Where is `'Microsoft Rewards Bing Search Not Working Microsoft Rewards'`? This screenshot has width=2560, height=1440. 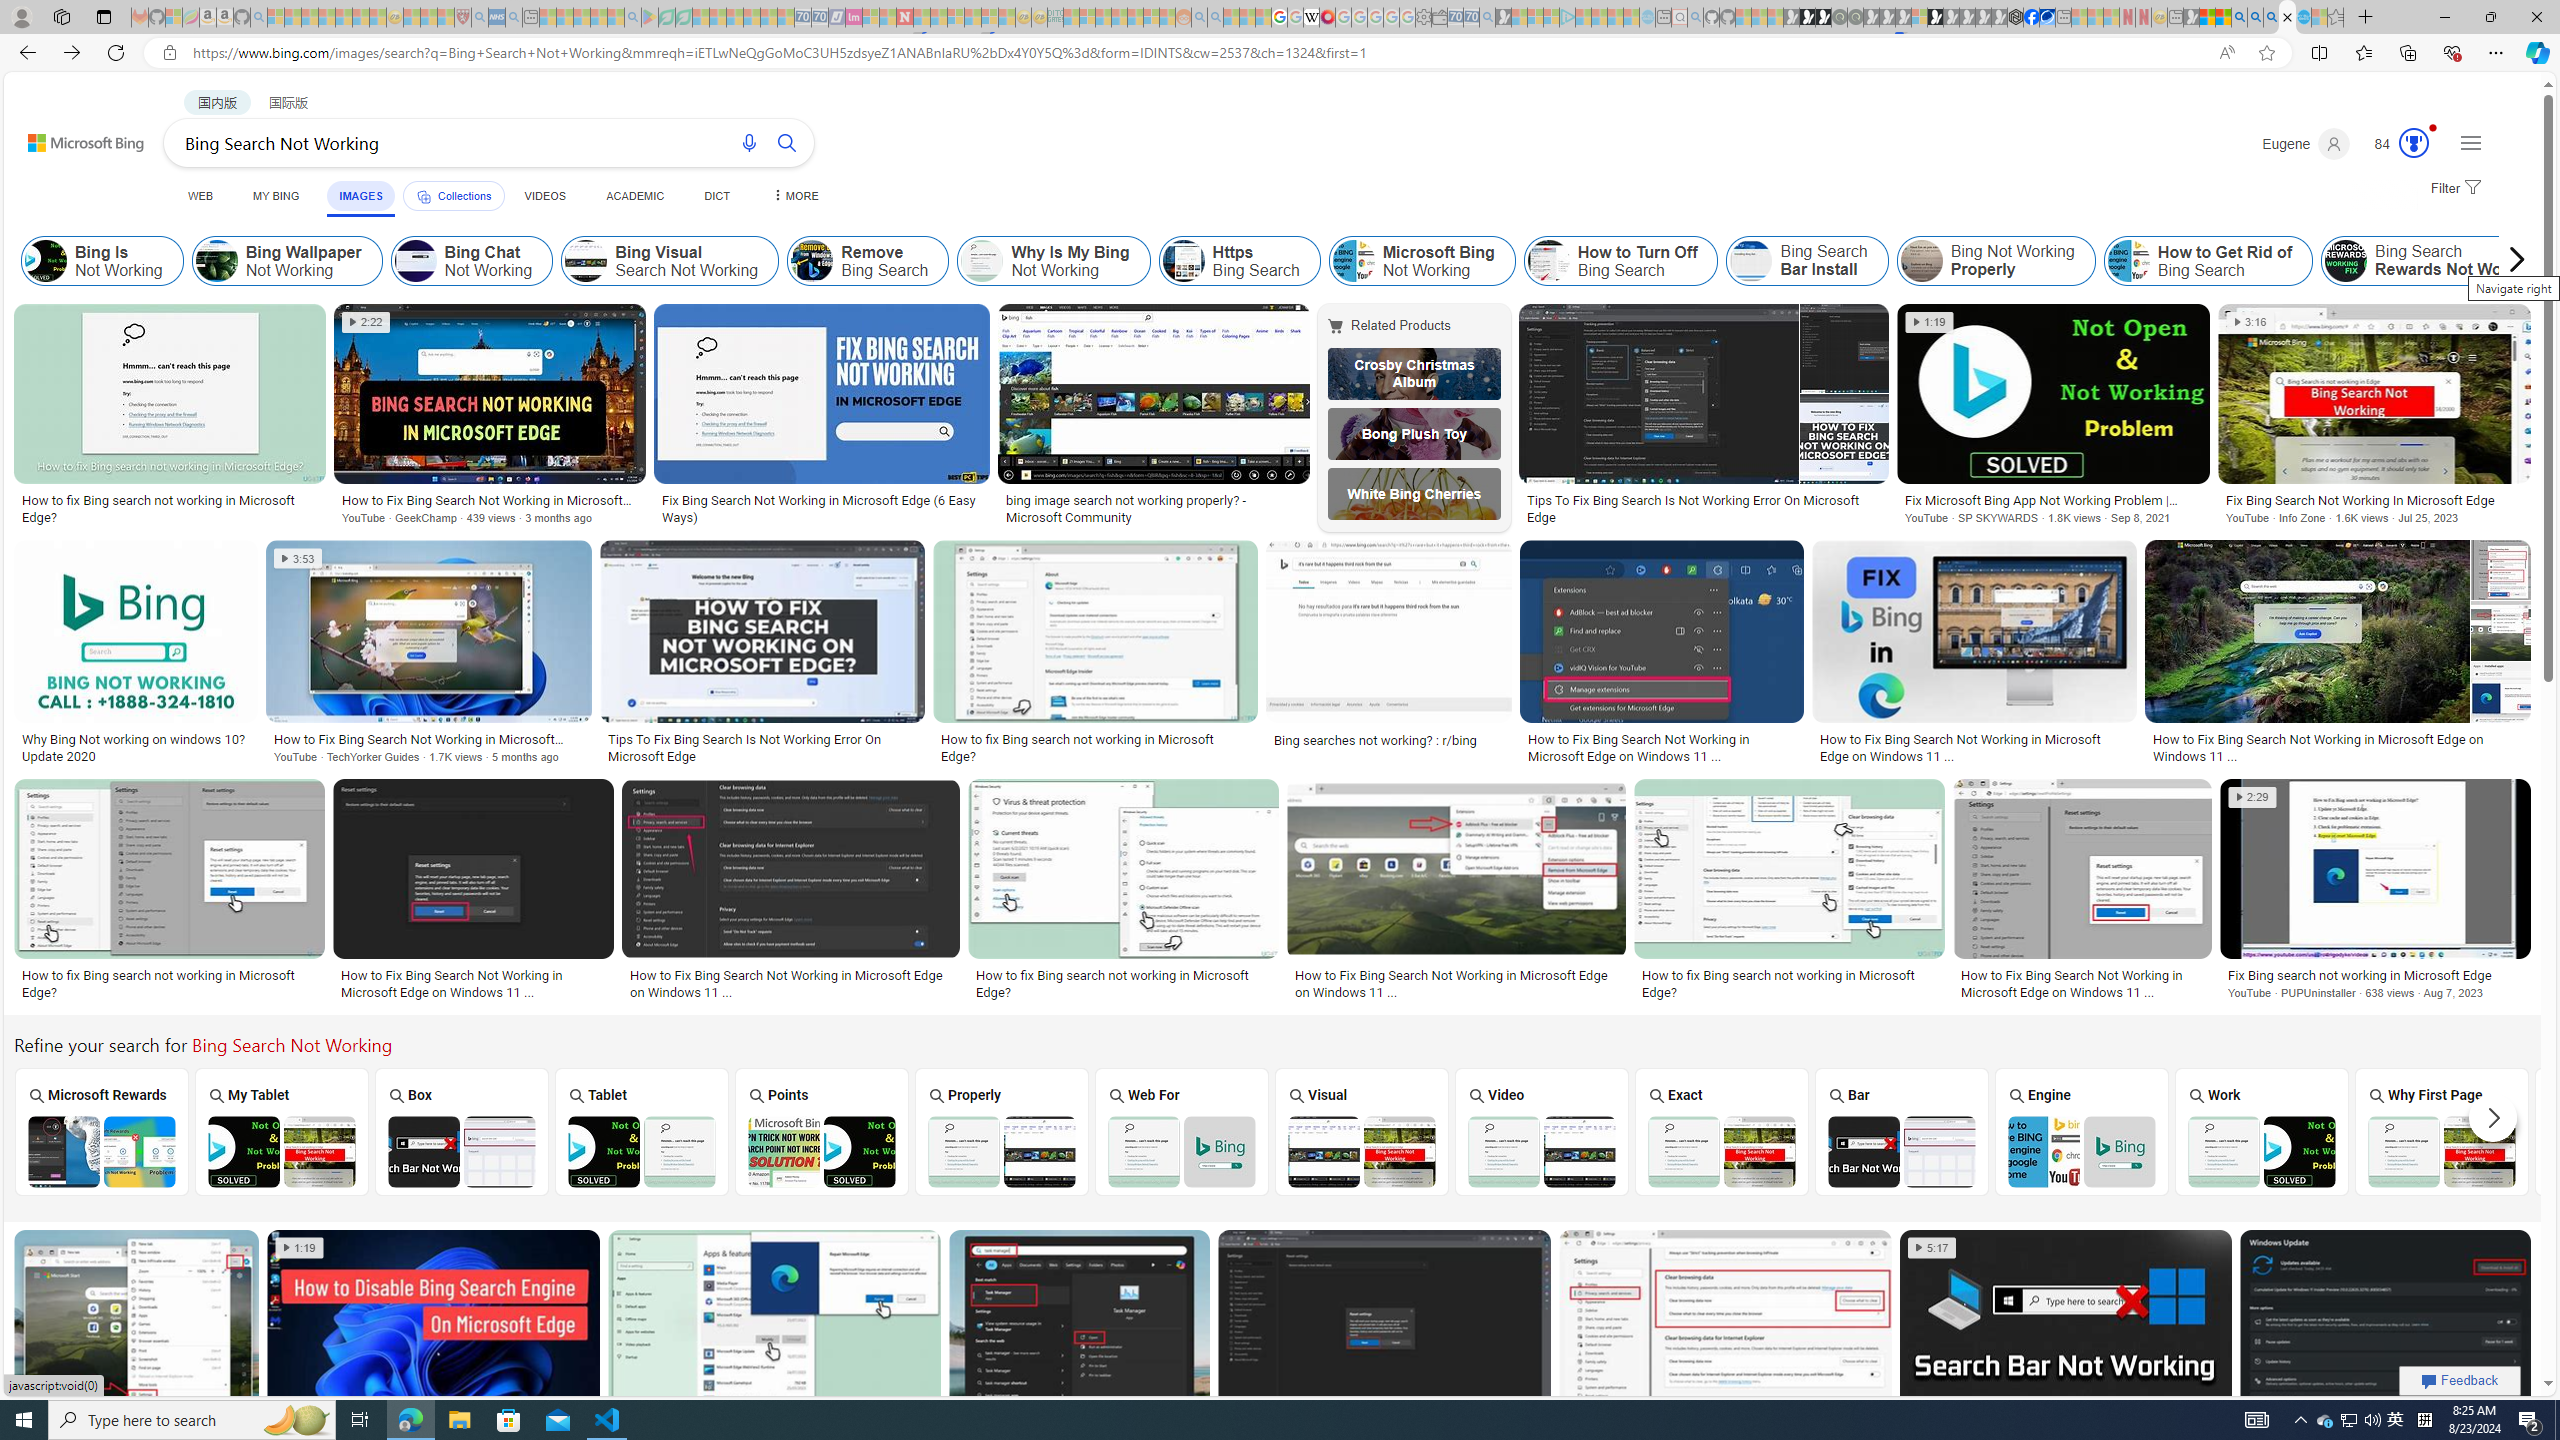 'Microsoft Rewards Bing Search Not Working Microsoft Rewards' is located at coordinates (101, 1130).